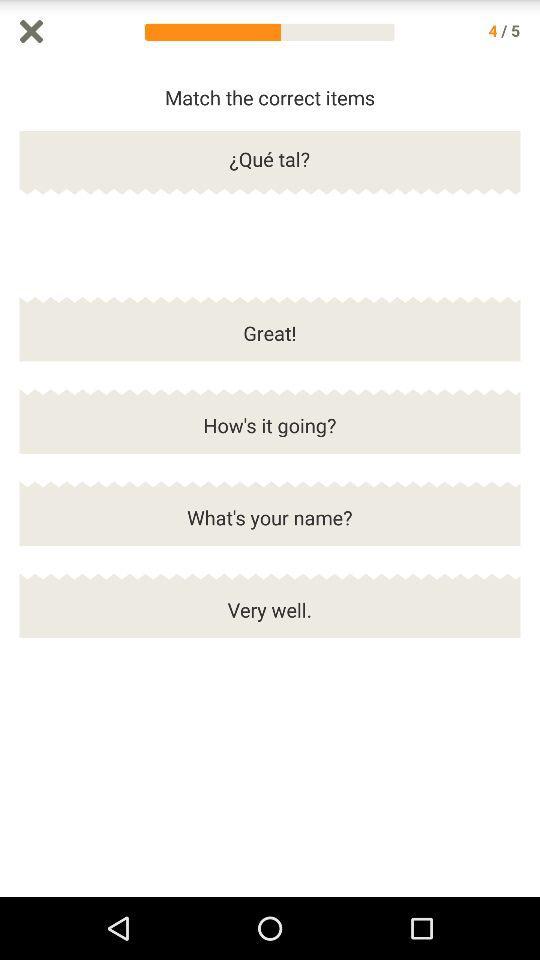 The height and width of the screenshot is (960, 540). What do you see at coordinates (30, 32) in the screenshot?
I see `the close icon` at bounding box center [30, 32].